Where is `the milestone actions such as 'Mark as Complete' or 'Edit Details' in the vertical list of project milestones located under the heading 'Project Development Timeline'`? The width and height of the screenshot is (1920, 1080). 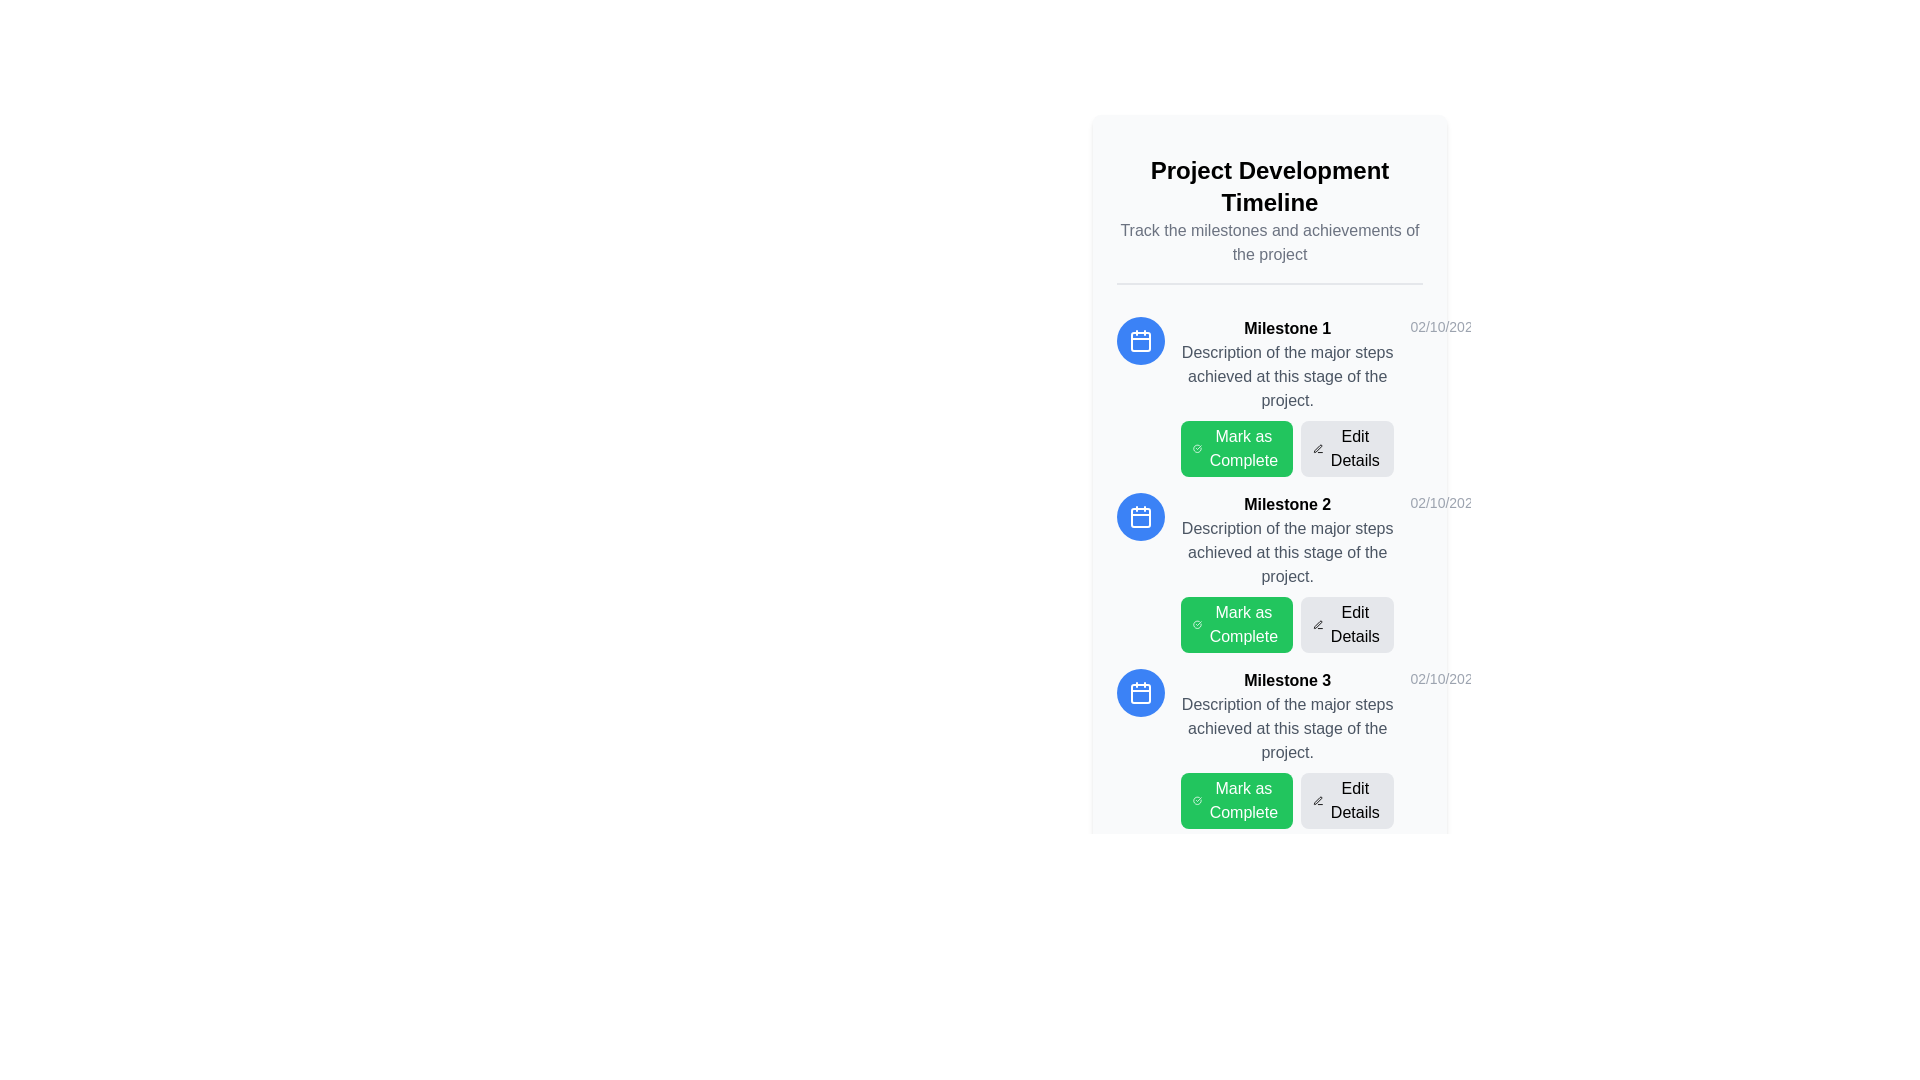 the milestone actions such as 'Mark as Complete' or 'Edit Details' in the vertical list of project milestones located under the heading 'Project Development Timeline' is located at coordinates (1269, 573).